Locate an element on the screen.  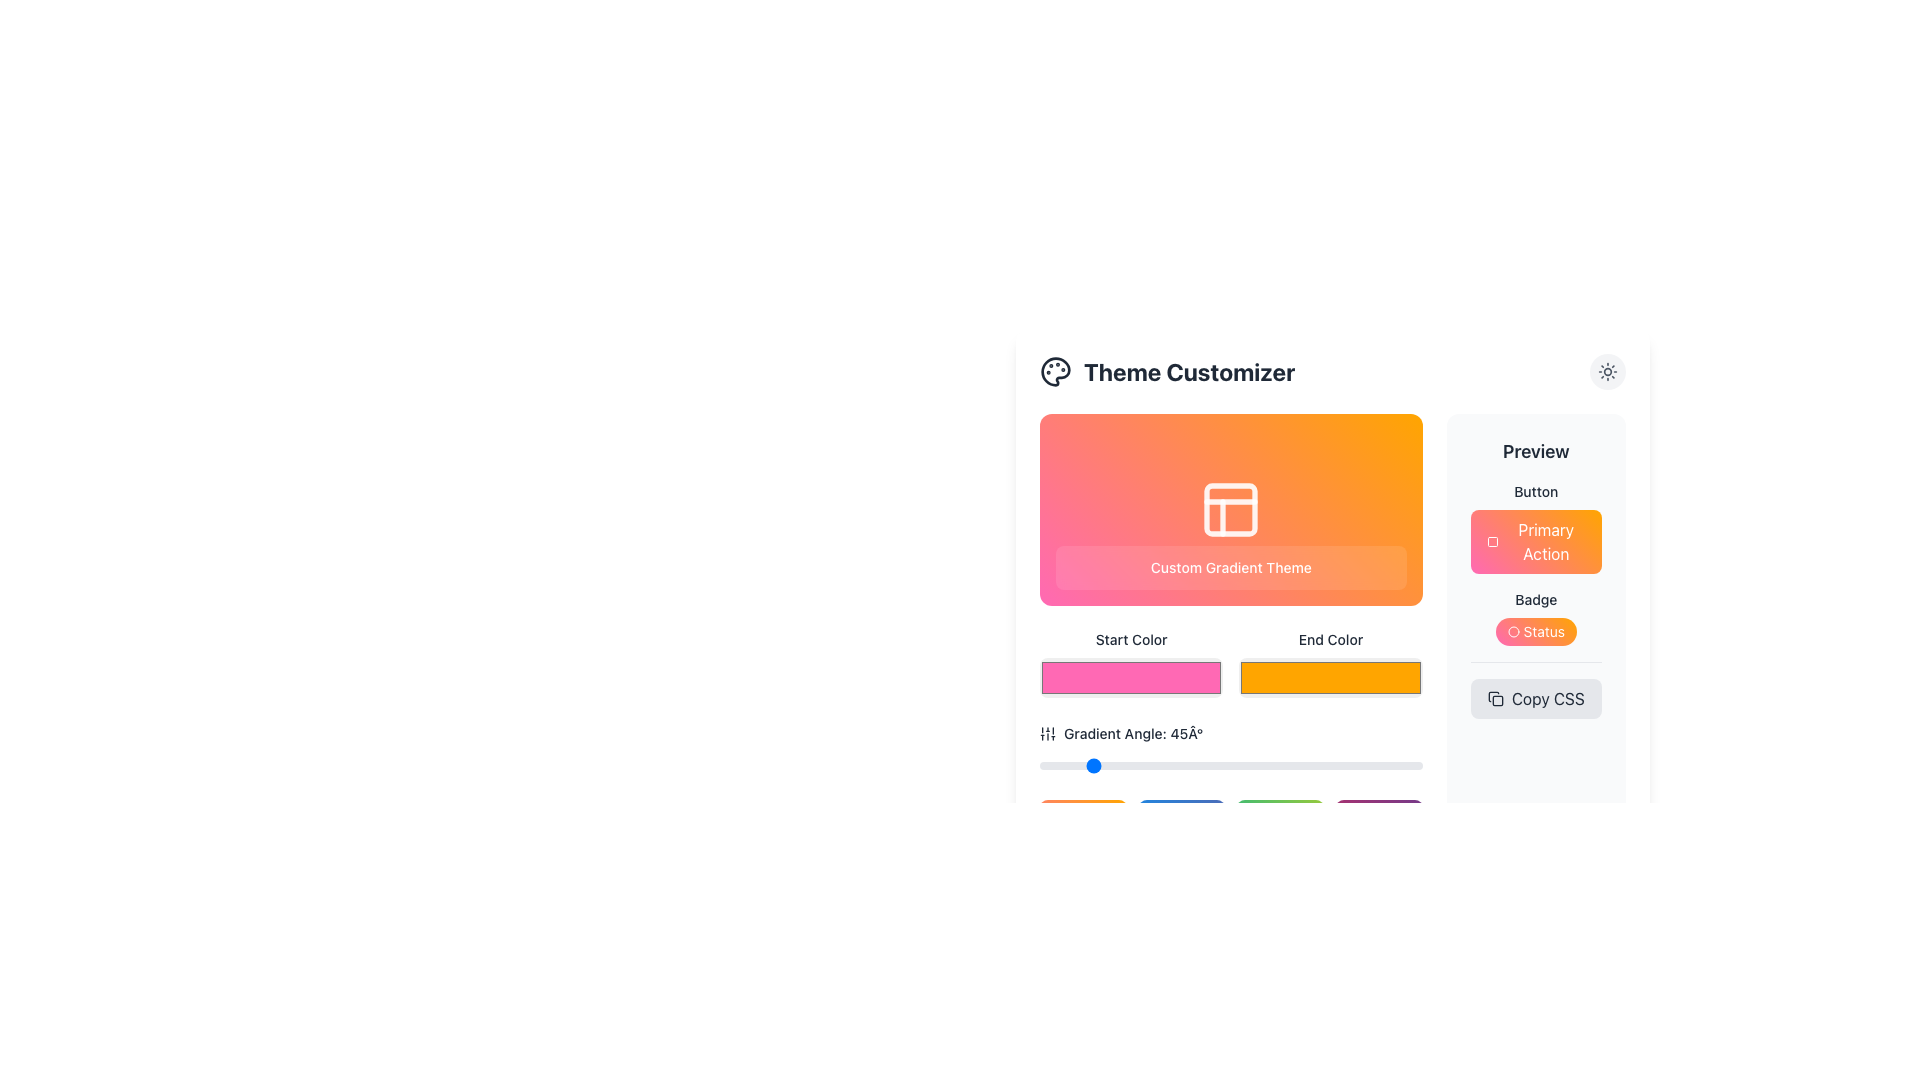
the 'Primary Action' button with a gradient background transitioning from pink to orange for keyboard-based interactions is located at coordinates (1535, 542).